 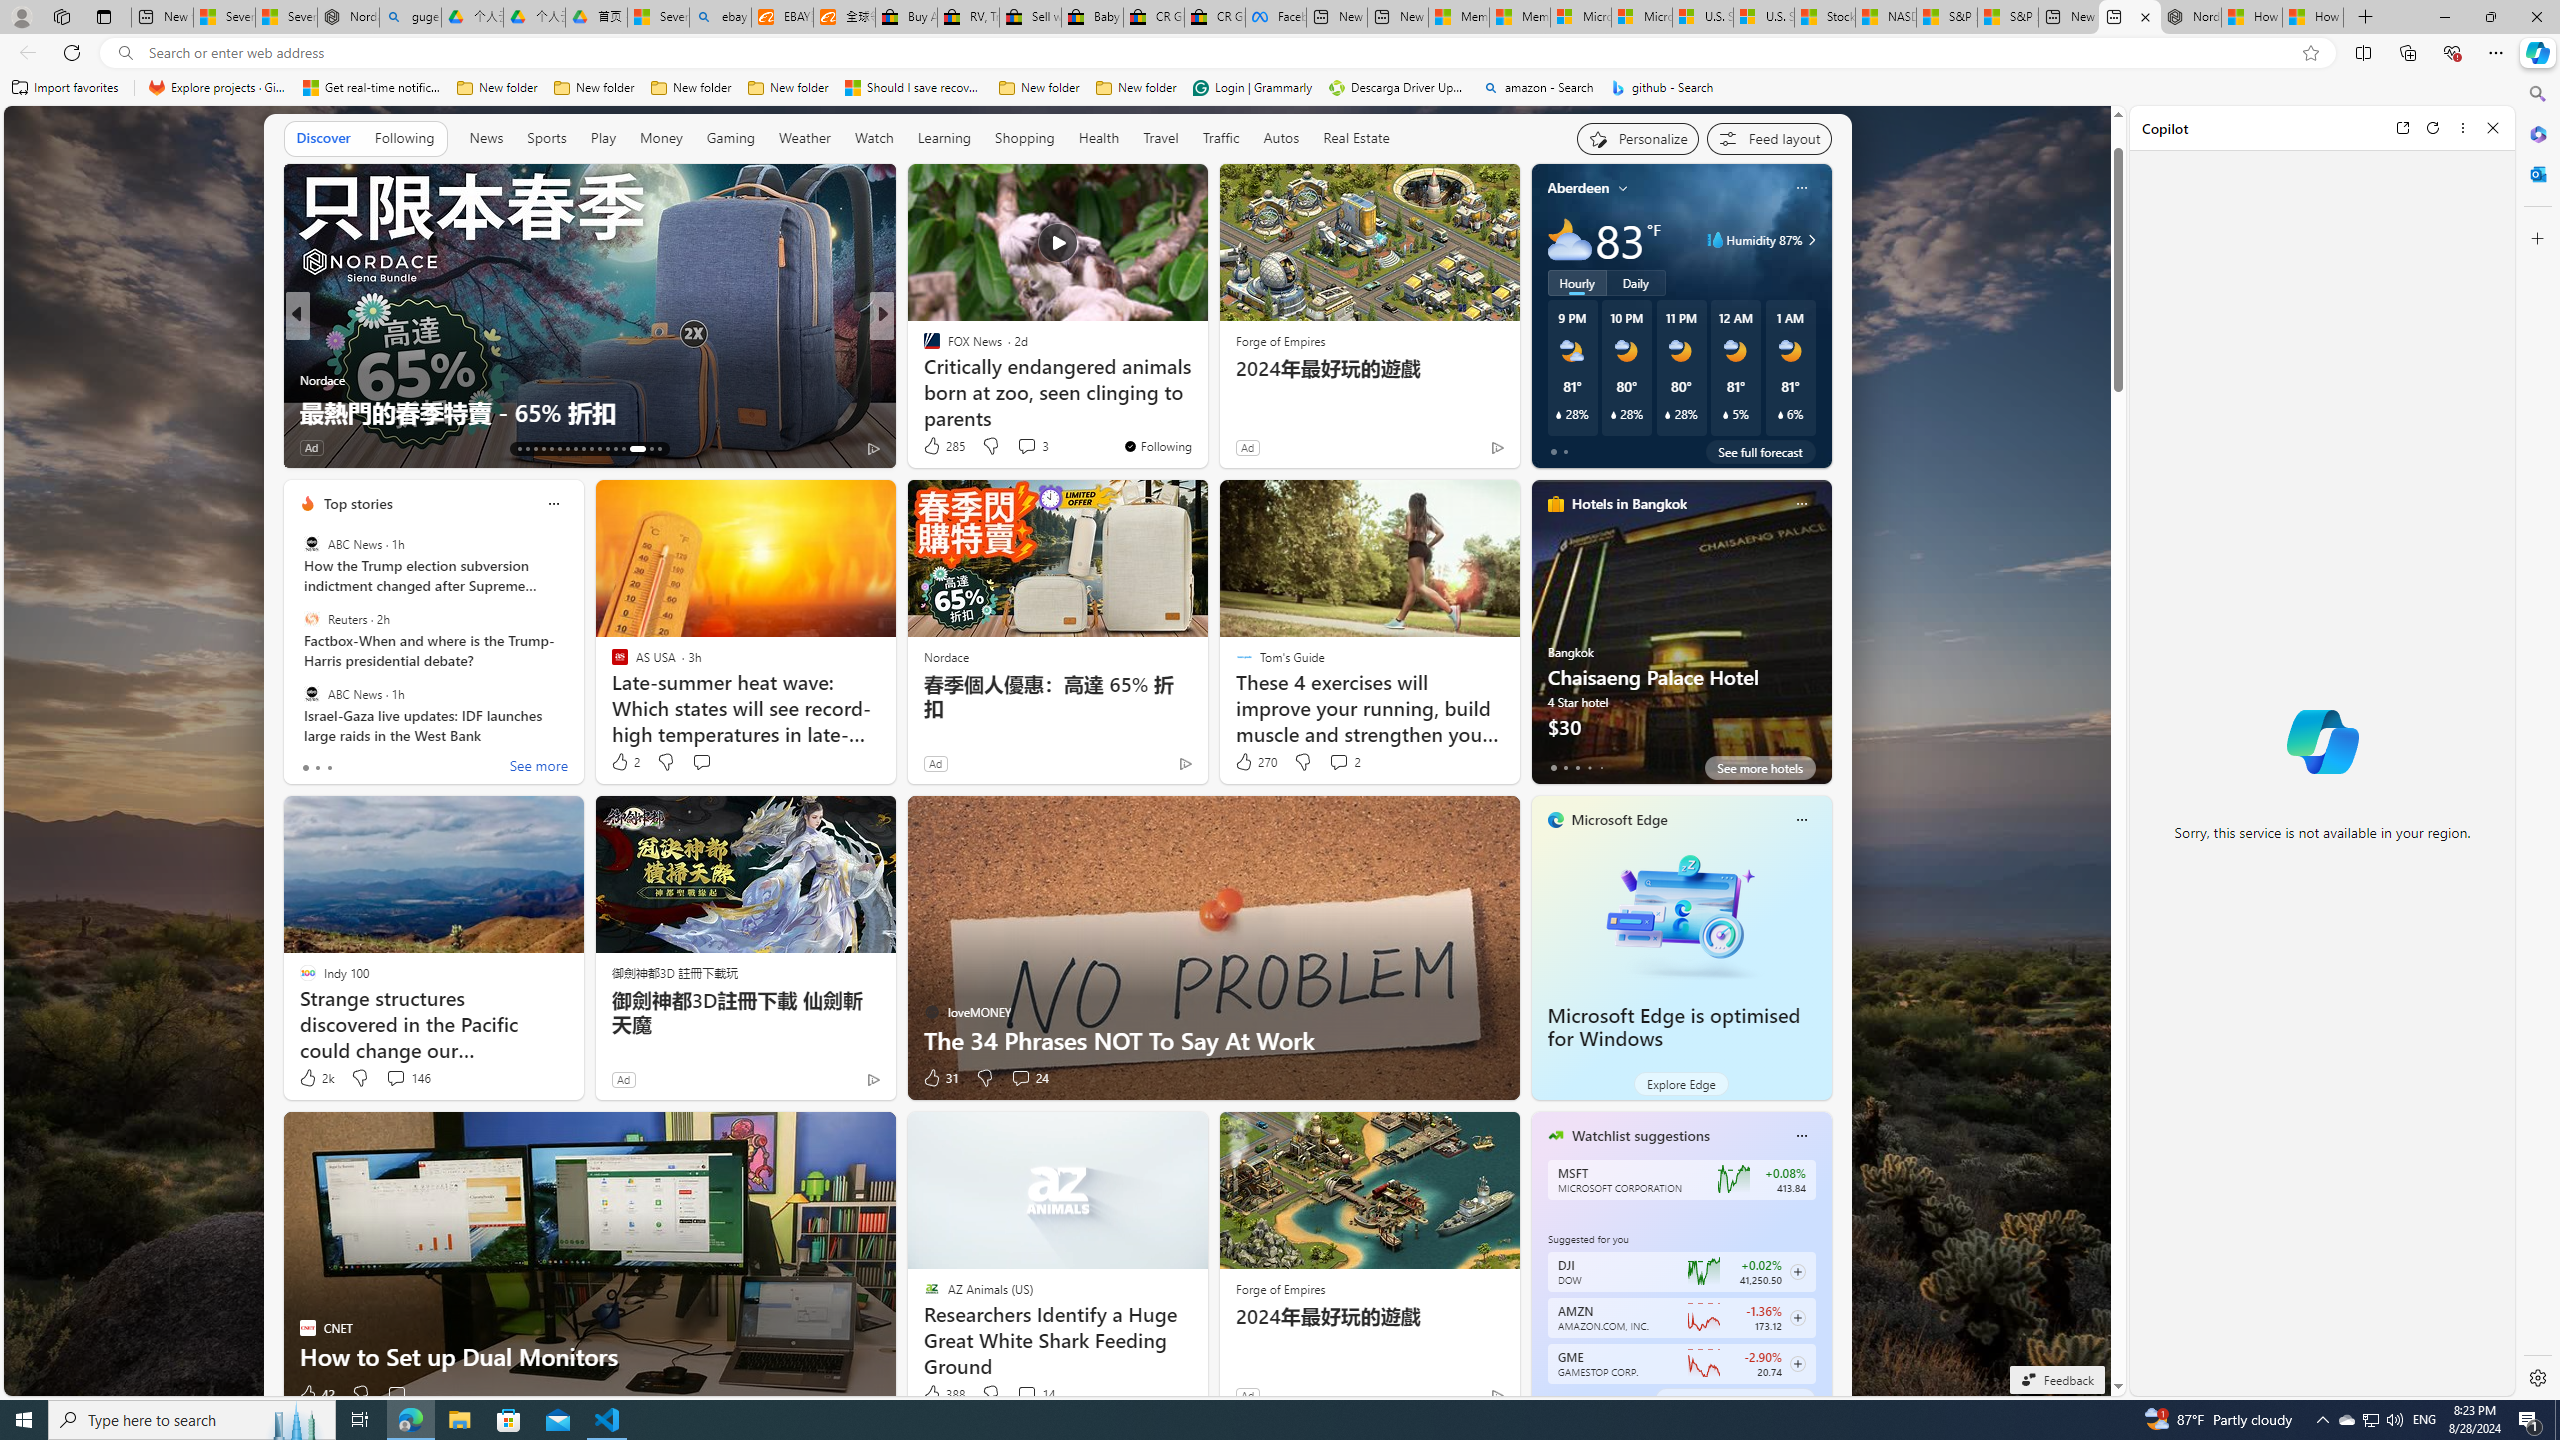 I want to click on 'View comments 14 Comment', so click(x=1035, y=1393).